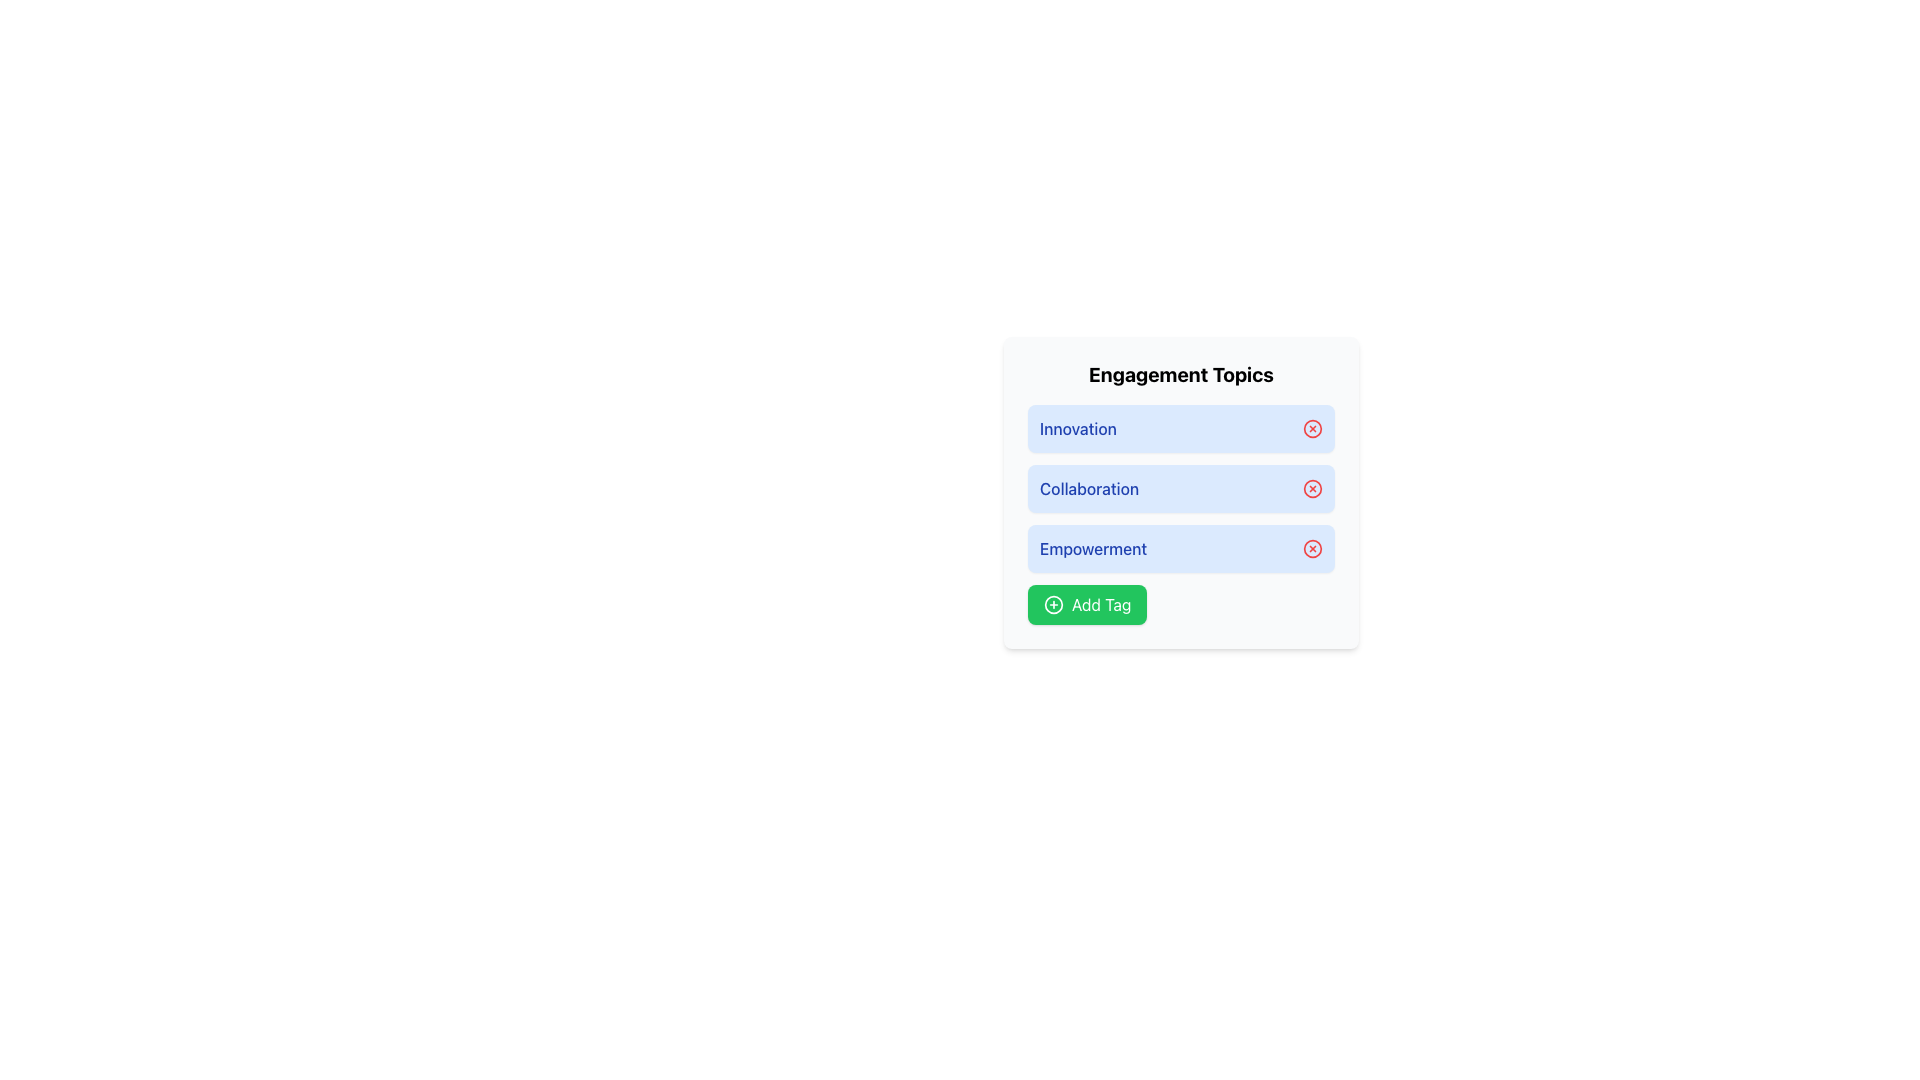  Describe the element at coordinates (1313, 427) in the screenshot. I see `the icon button located on the far-right side of the row containing the label 'Innovation'` at that location.